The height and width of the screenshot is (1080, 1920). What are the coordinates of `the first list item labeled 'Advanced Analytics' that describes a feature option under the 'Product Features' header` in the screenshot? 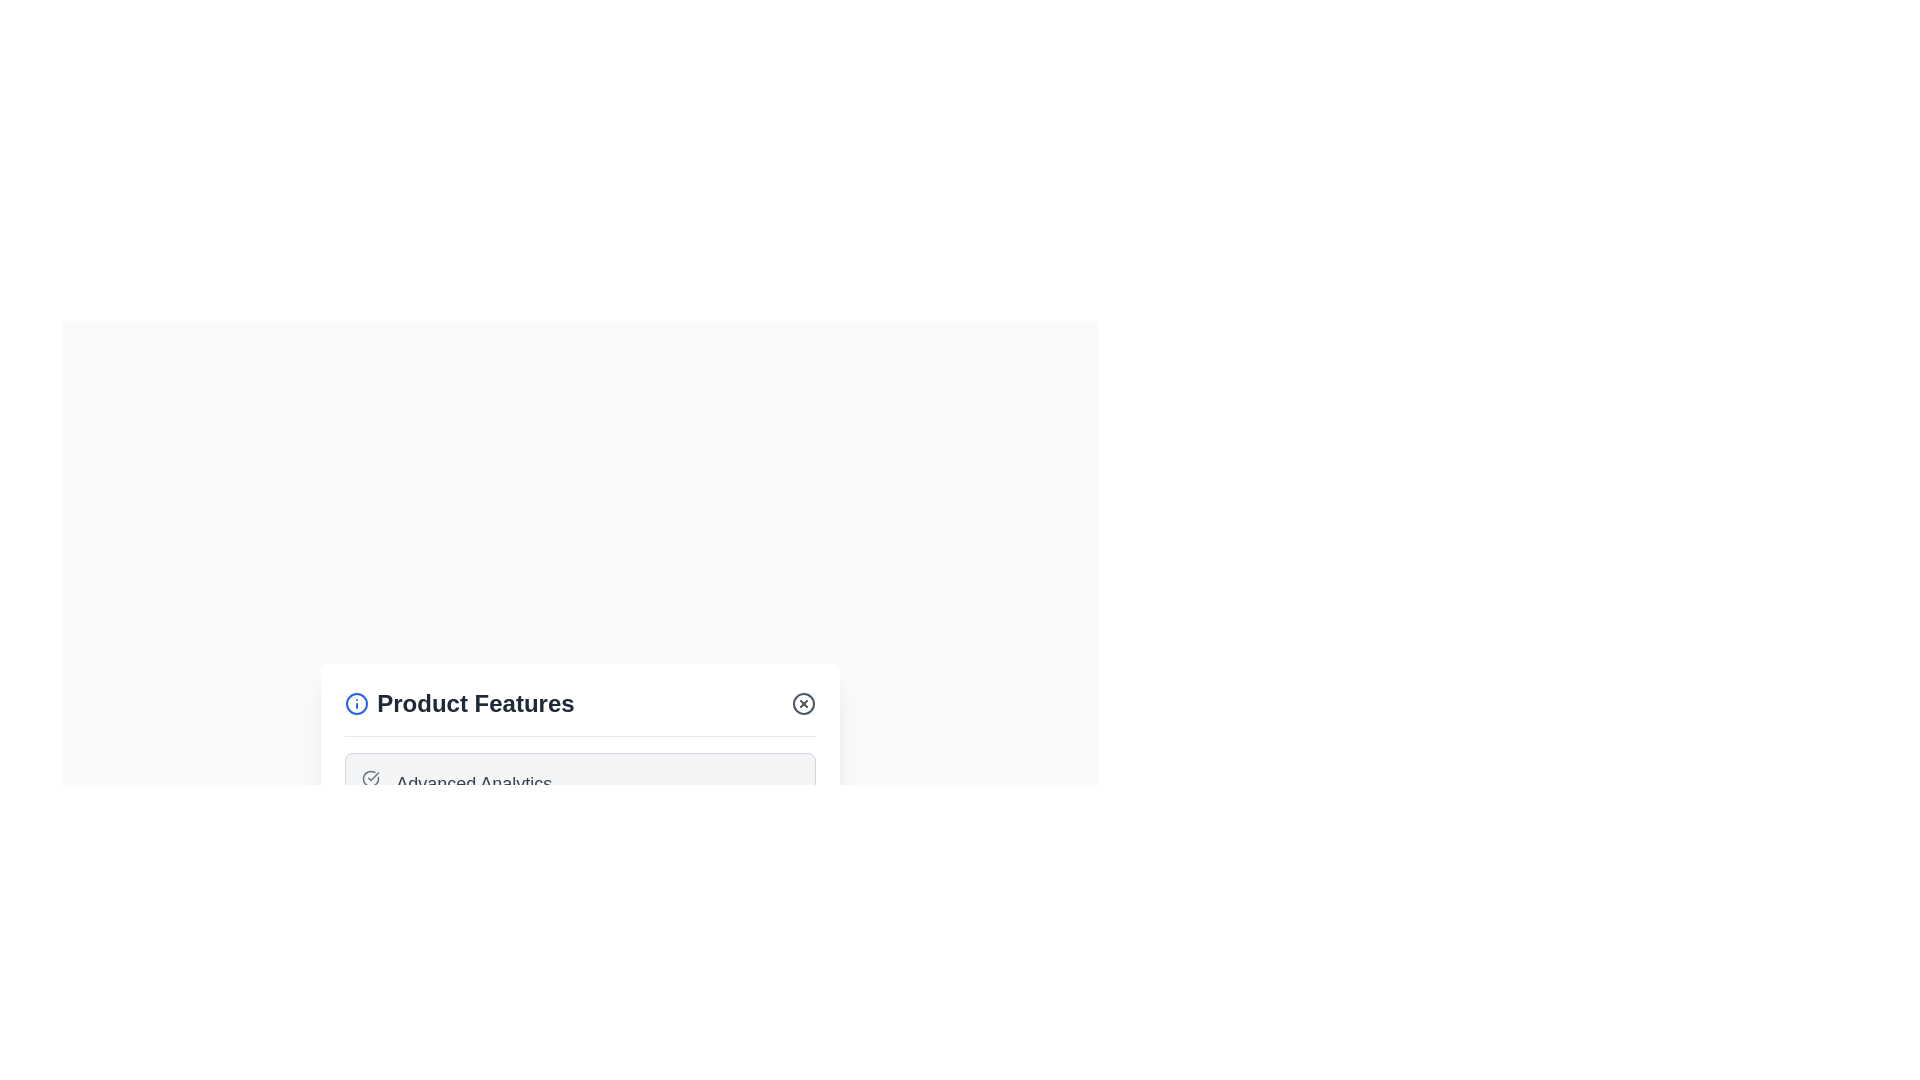 It's located at (579, 782).